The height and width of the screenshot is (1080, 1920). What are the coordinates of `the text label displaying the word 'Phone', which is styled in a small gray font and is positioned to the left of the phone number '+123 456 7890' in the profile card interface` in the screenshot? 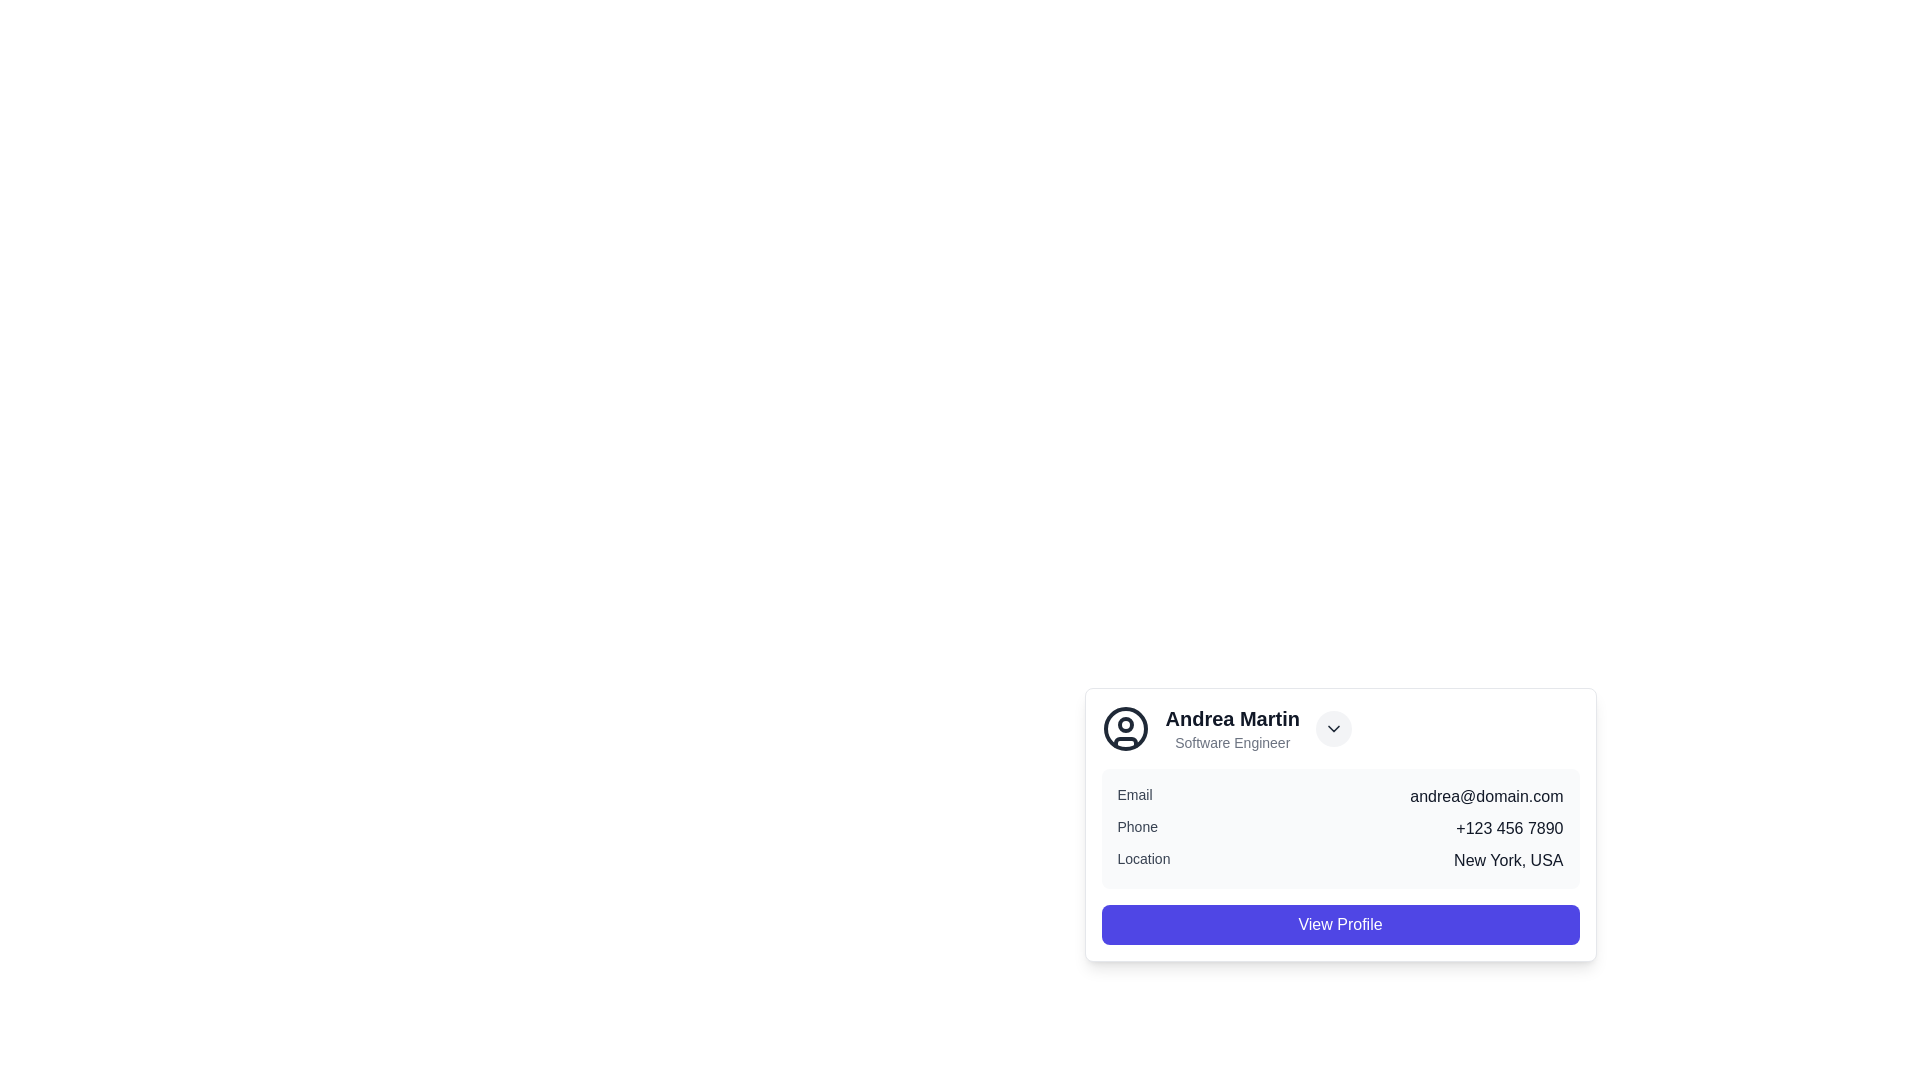 It's located at (1137, 829).